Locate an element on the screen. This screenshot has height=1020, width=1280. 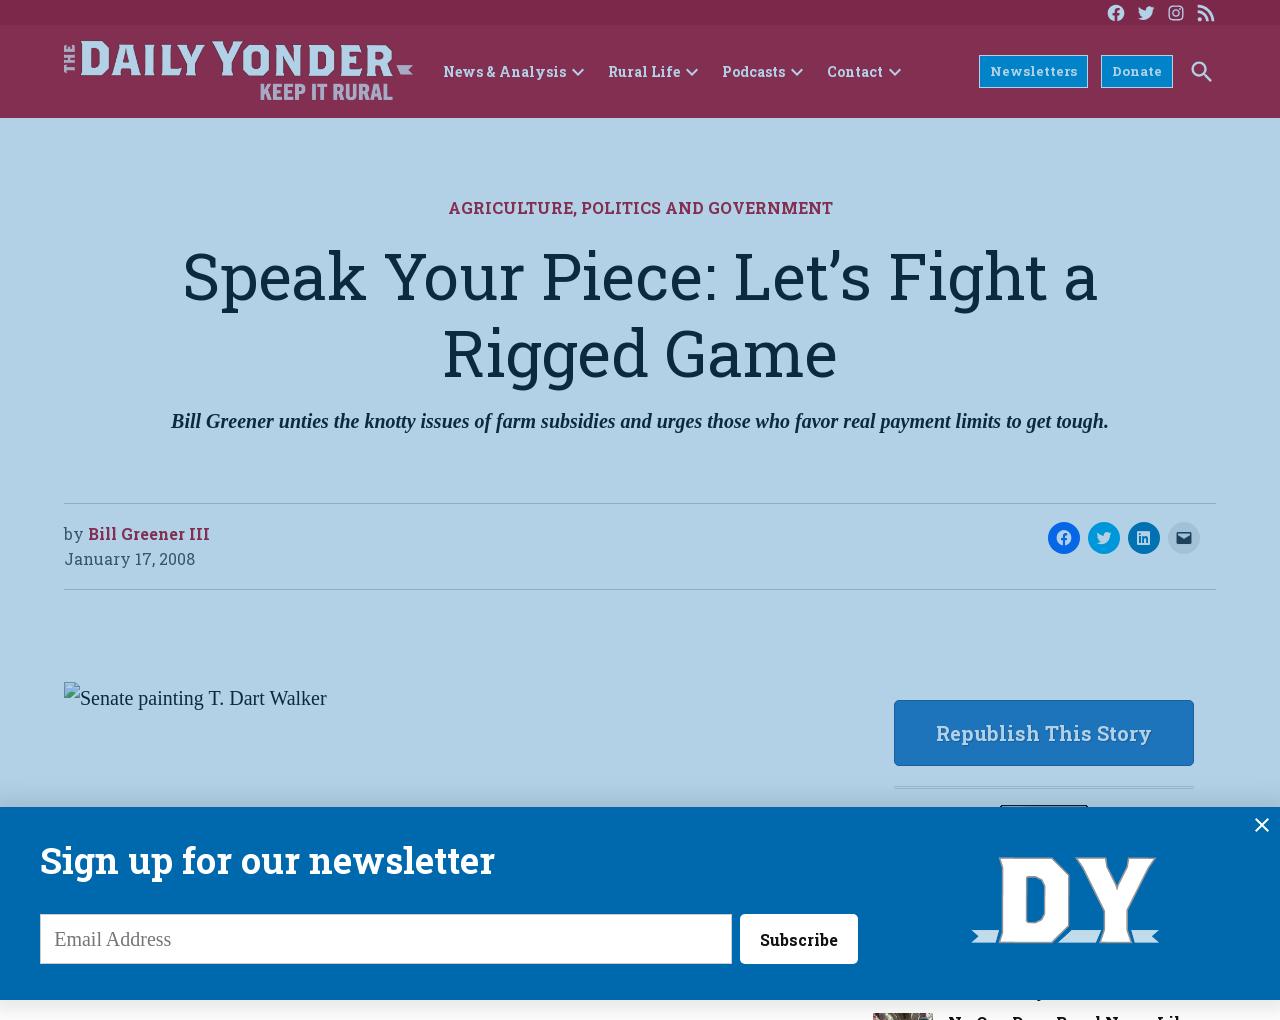
'Republish This Story' is located at coordinates (1042, 731).